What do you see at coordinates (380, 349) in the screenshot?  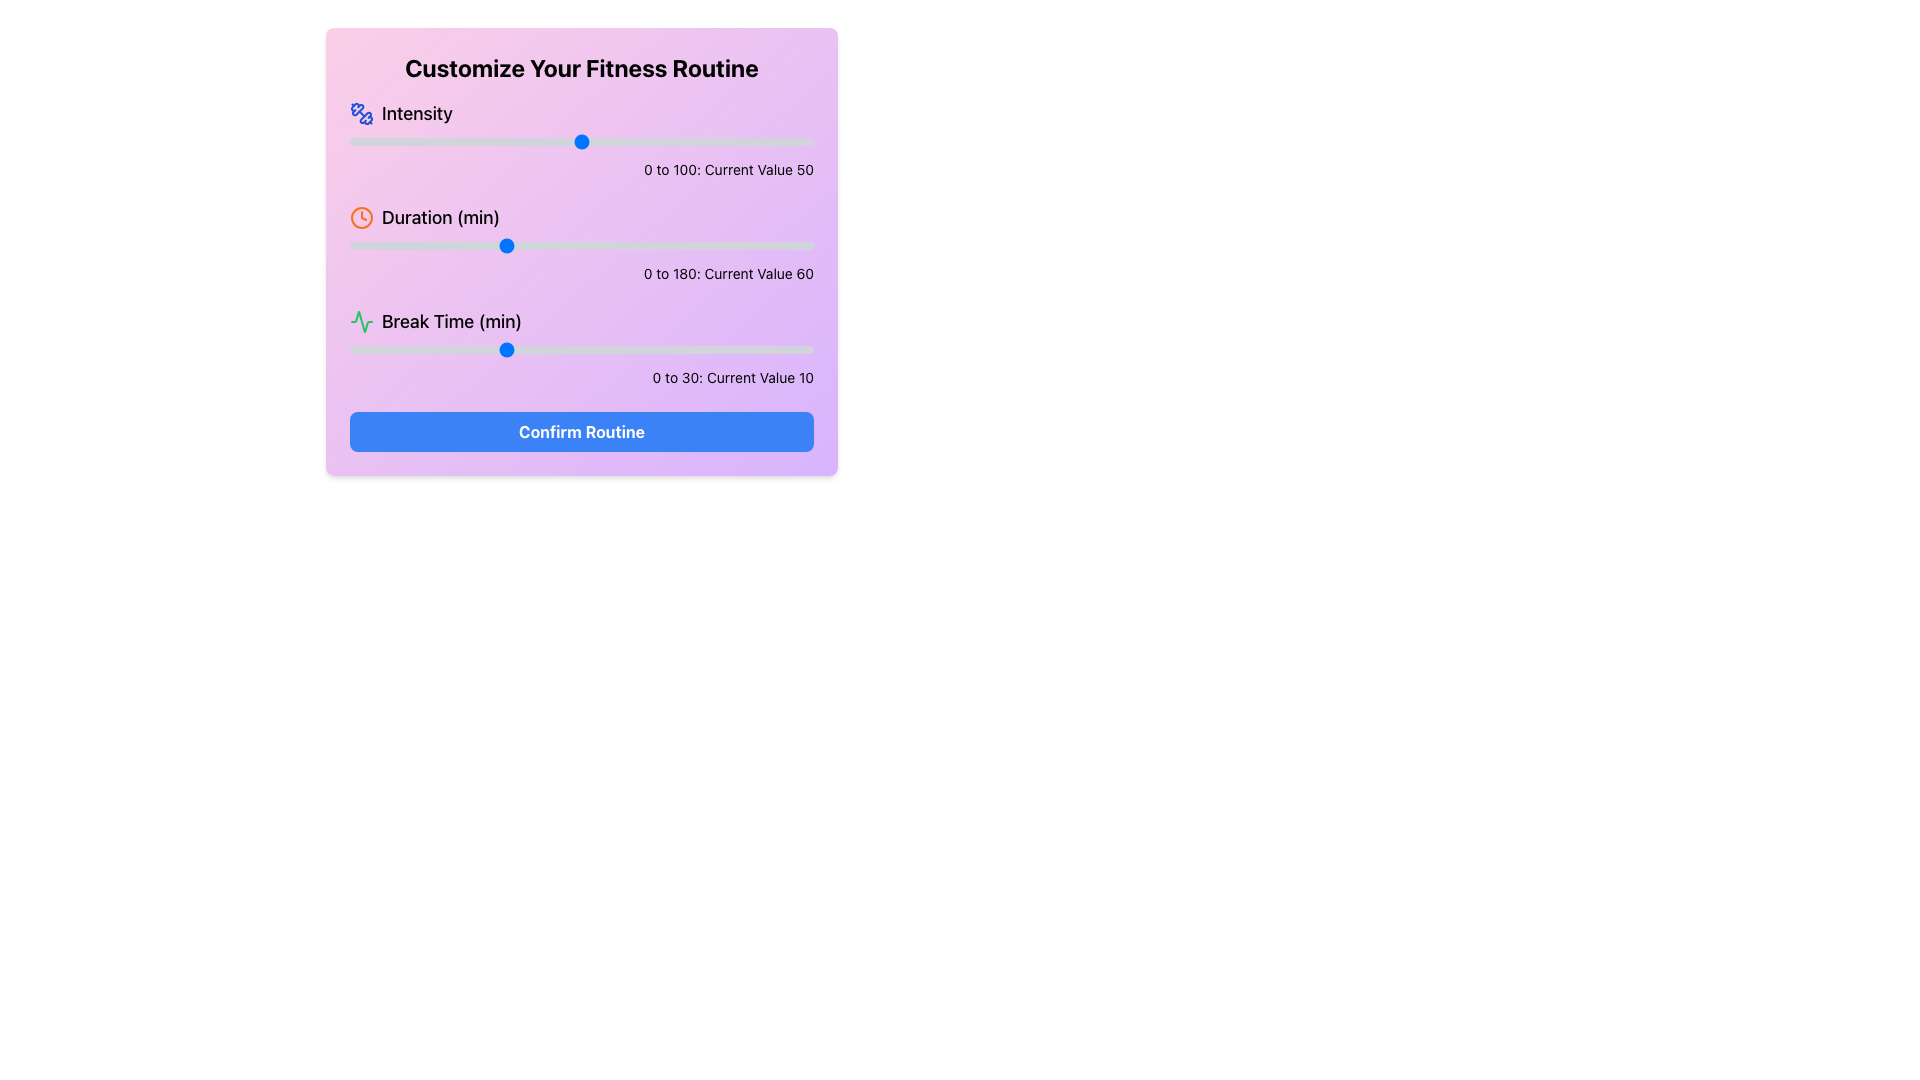 I see `the break time` at bounding box center [380, 349].